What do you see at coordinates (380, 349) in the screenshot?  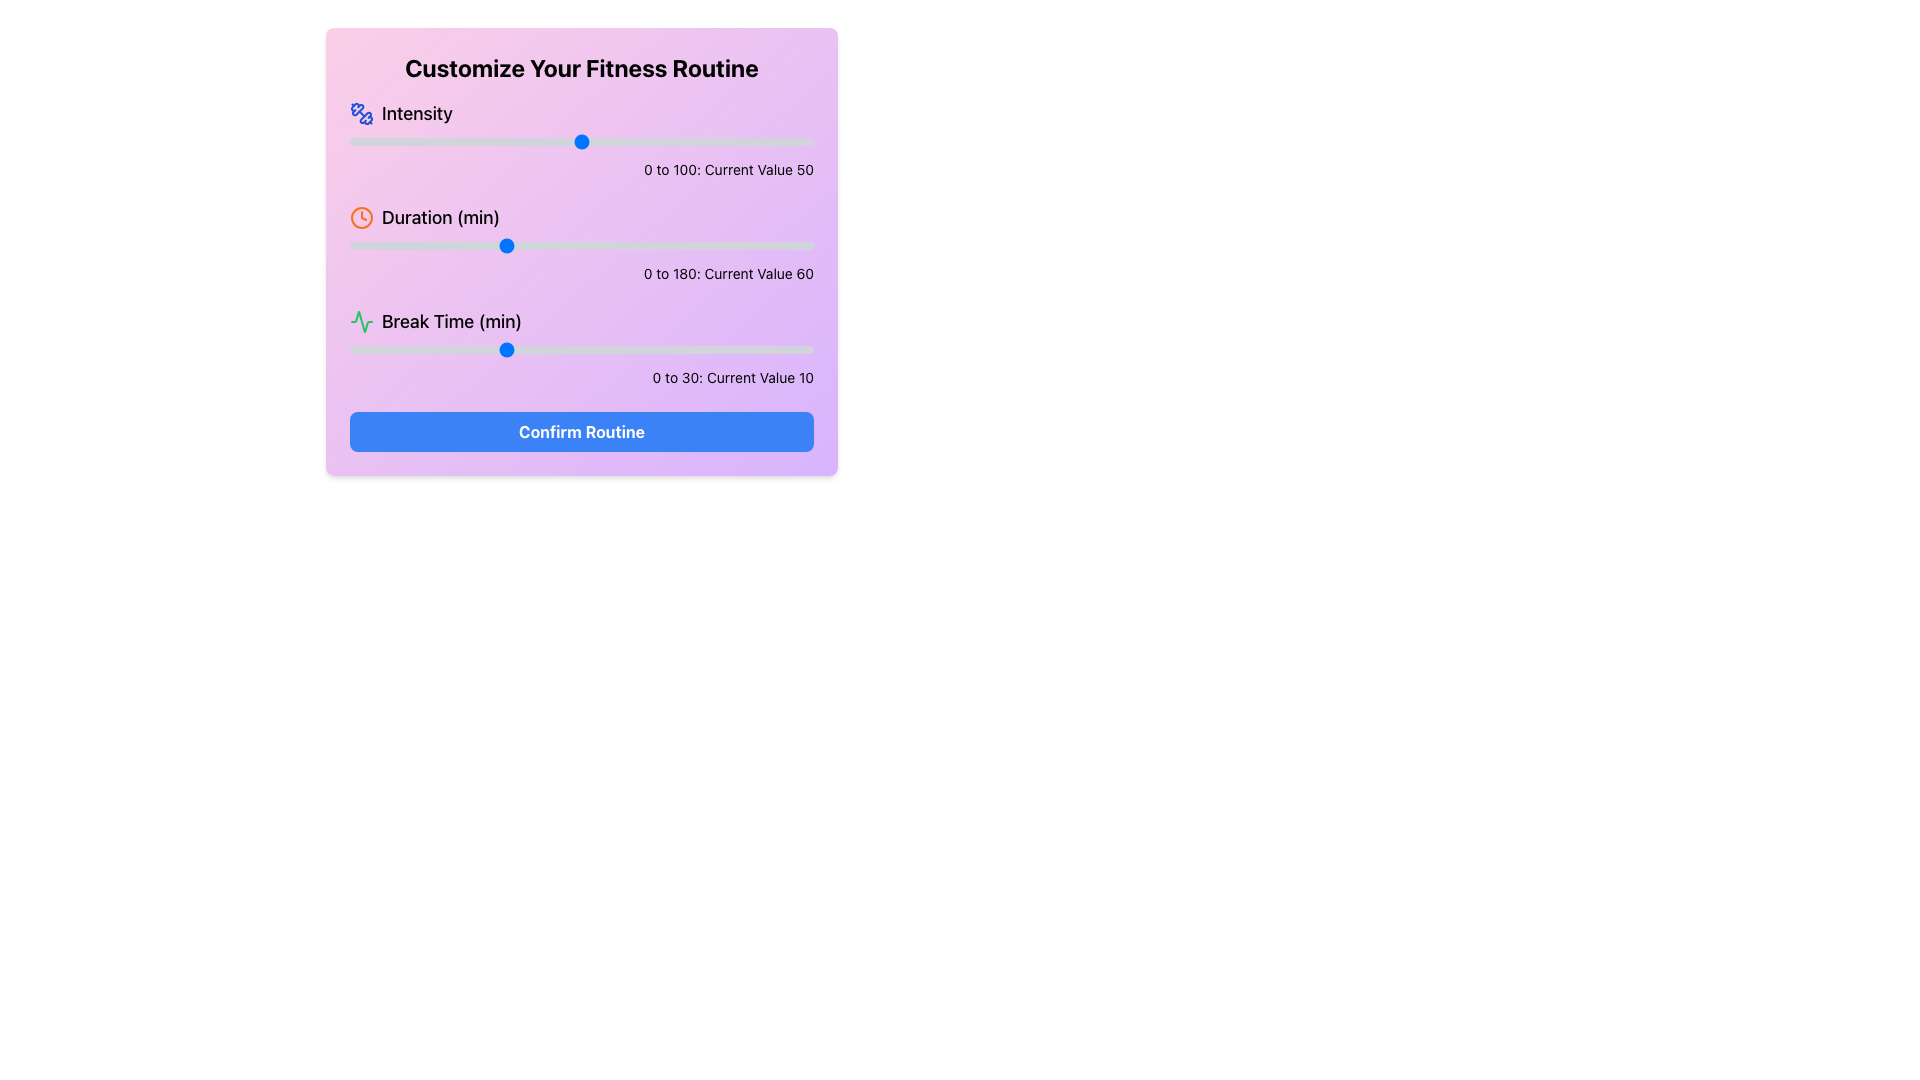 I see `the break time` at bounding box center [380, 349].